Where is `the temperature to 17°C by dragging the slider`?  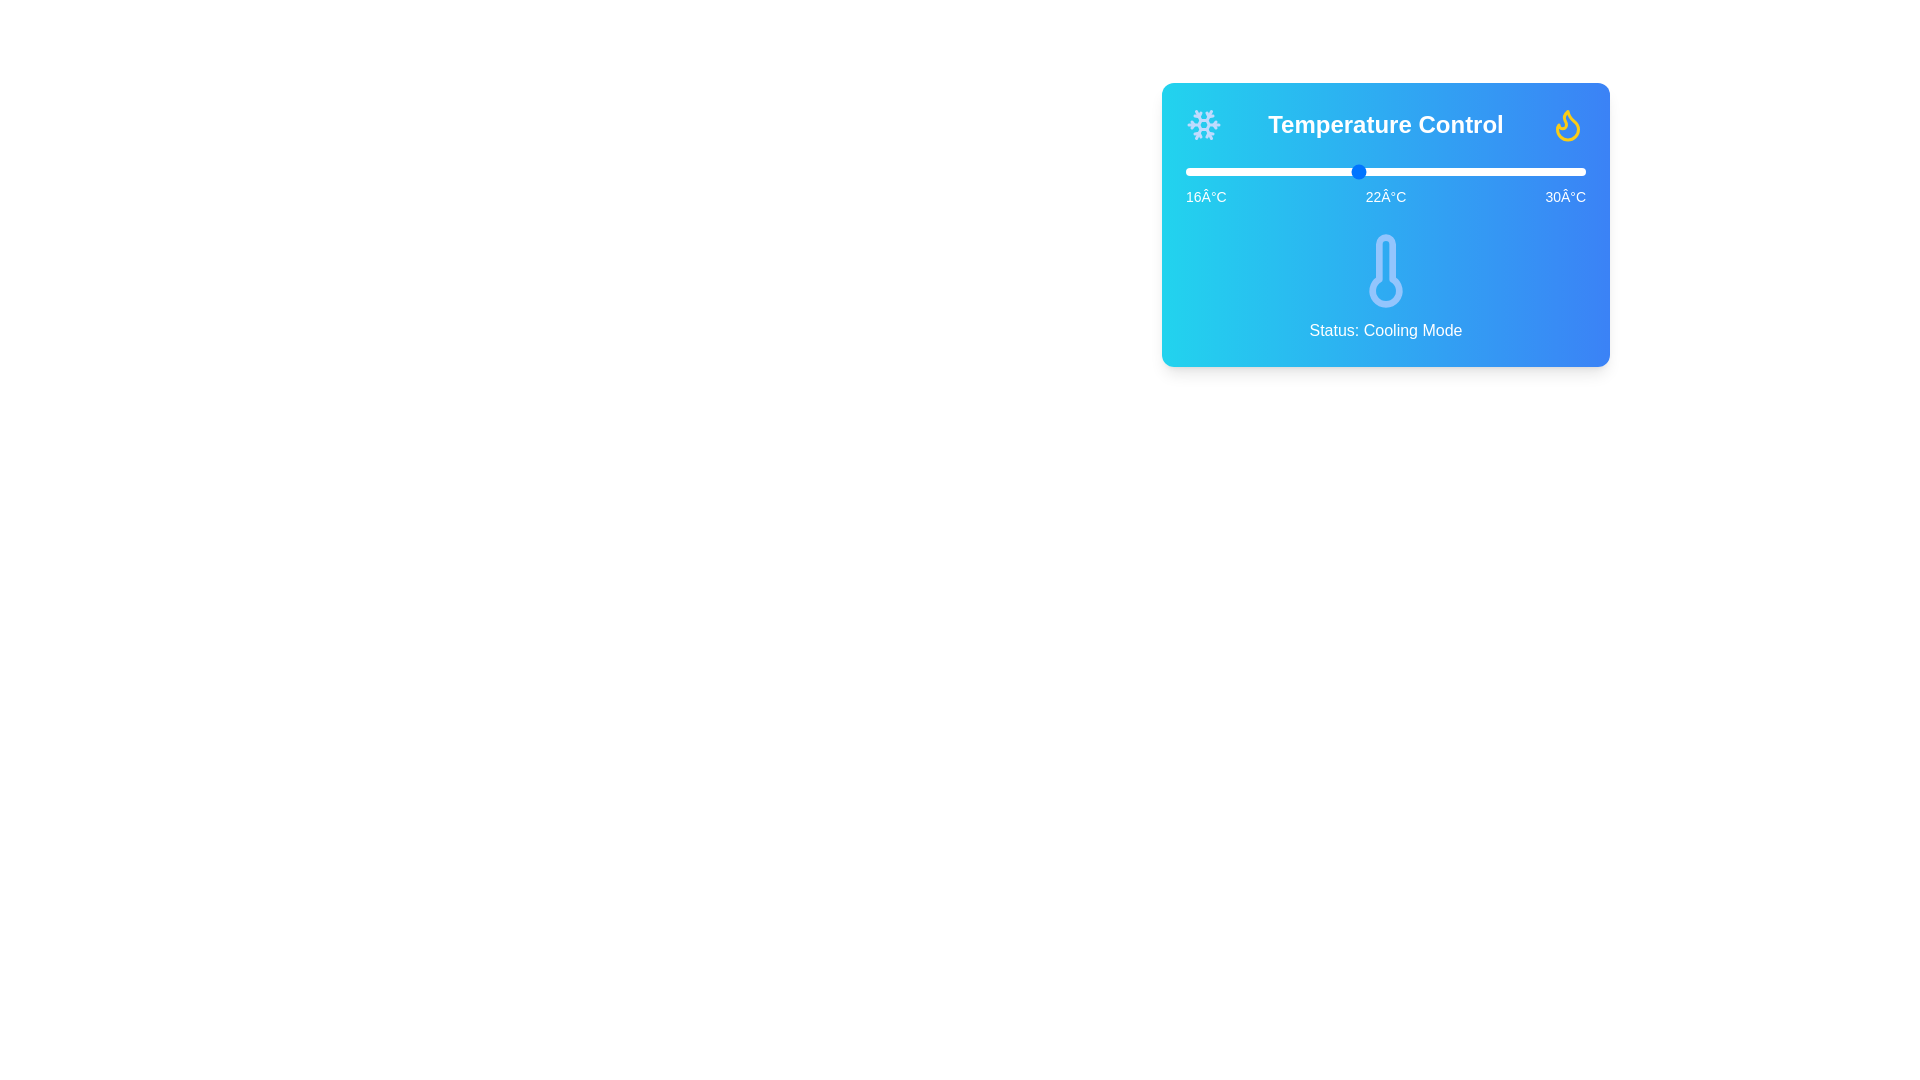
the temperature to 17°C by dragging the slider is located at coordinates (1213, 171).